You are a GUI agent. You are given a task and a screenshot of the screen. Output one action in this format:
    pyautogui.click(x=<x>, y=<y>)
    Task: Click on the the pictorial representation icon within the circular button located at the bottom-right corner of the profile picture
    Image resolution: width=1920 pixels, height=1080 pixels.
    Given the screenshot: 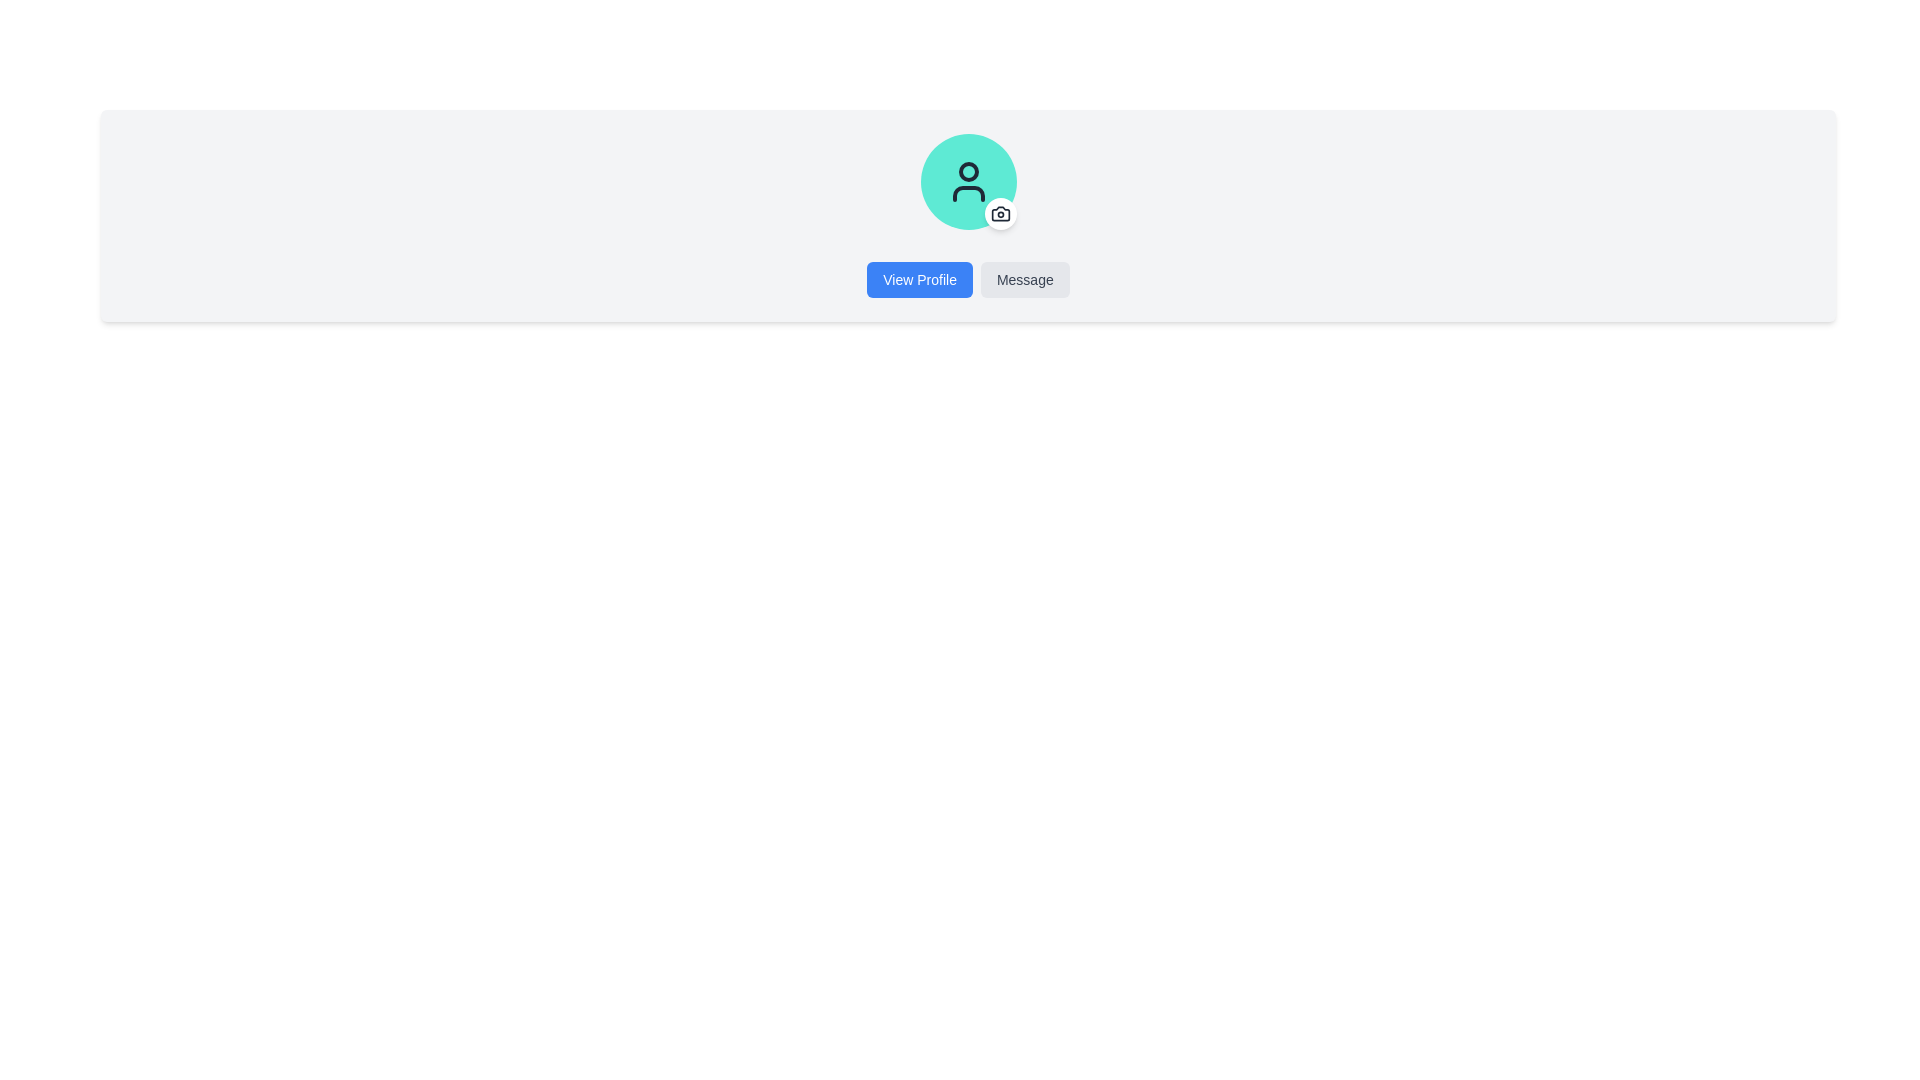 What is the action you would take?
    pyautogui.click(x=1000, y=213)
    